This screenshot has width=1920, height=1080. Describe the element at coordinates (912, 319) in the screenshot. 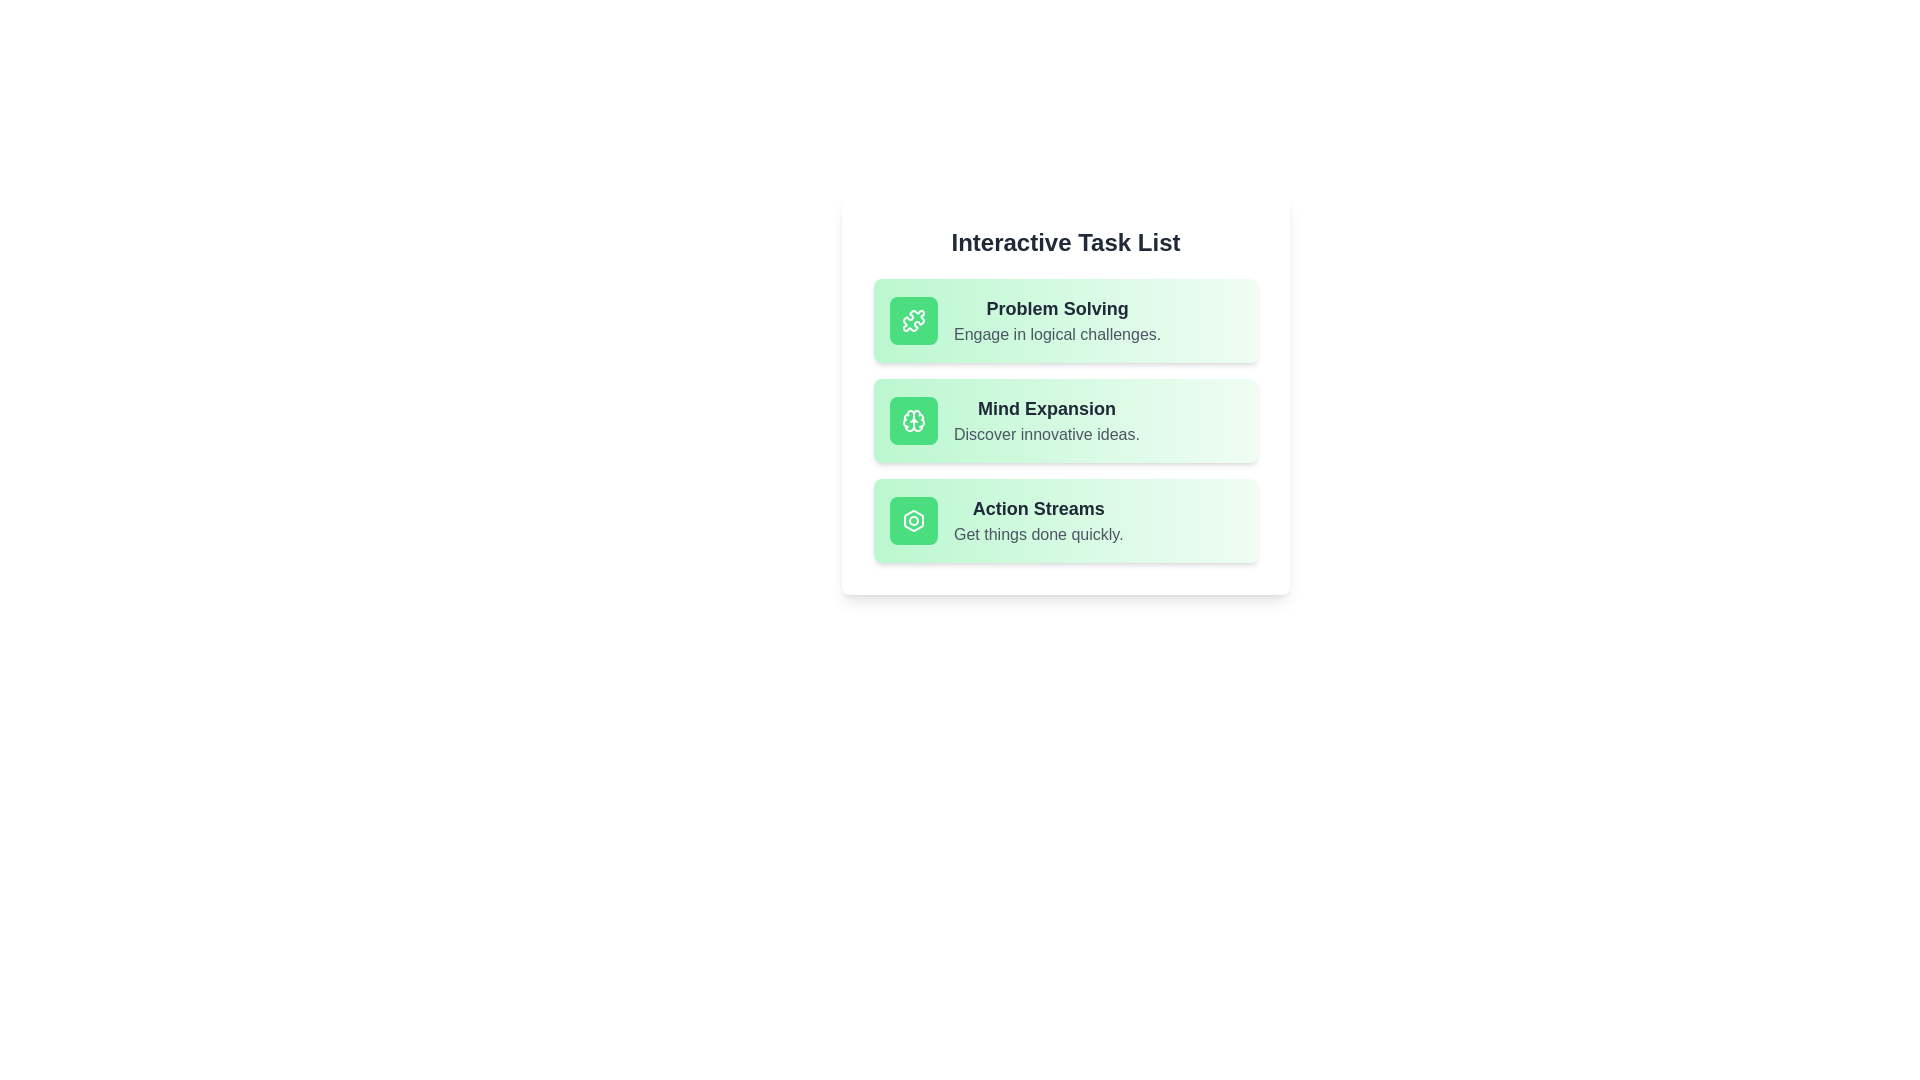

I see `the icon associated with the Problem Solving item` at that location.